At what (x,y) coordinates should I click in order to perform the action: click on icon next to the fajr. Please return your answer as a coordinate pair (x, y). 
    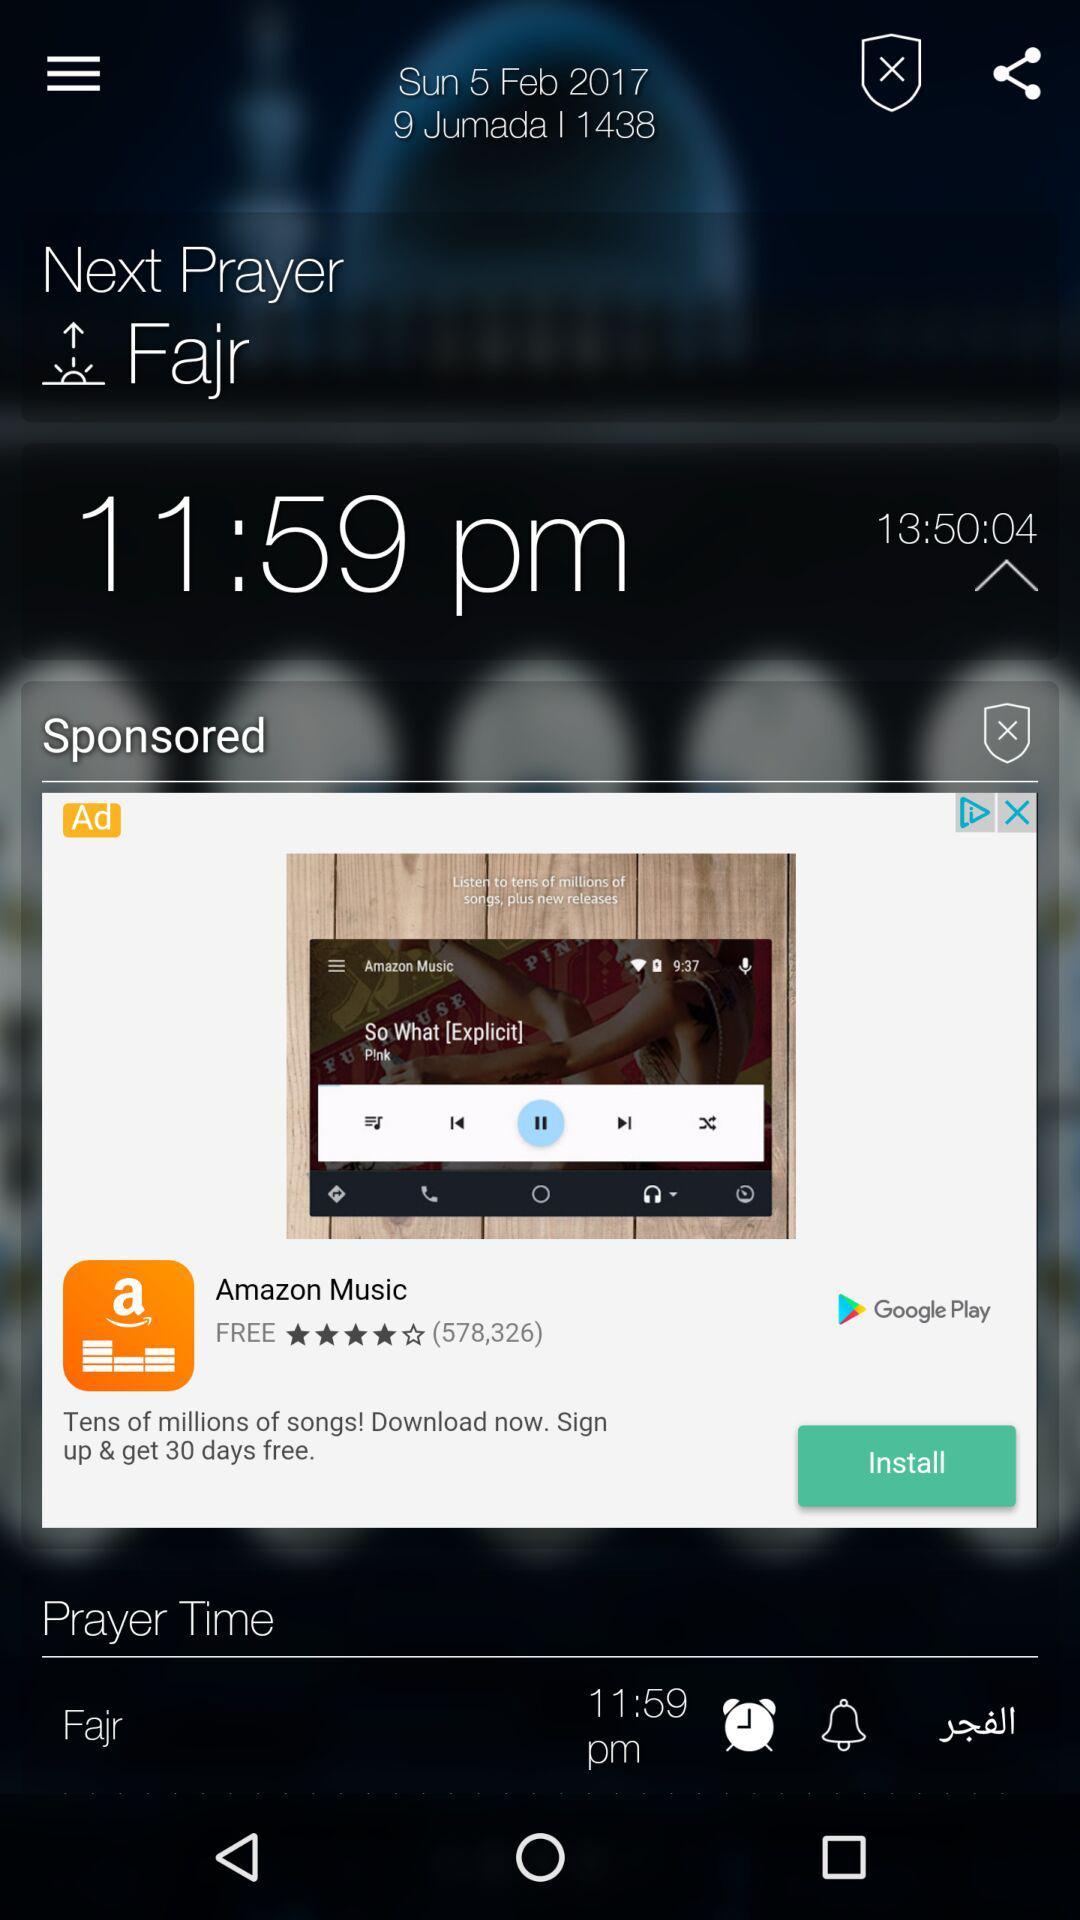
    Looking at the image, I should click on (72, 353).